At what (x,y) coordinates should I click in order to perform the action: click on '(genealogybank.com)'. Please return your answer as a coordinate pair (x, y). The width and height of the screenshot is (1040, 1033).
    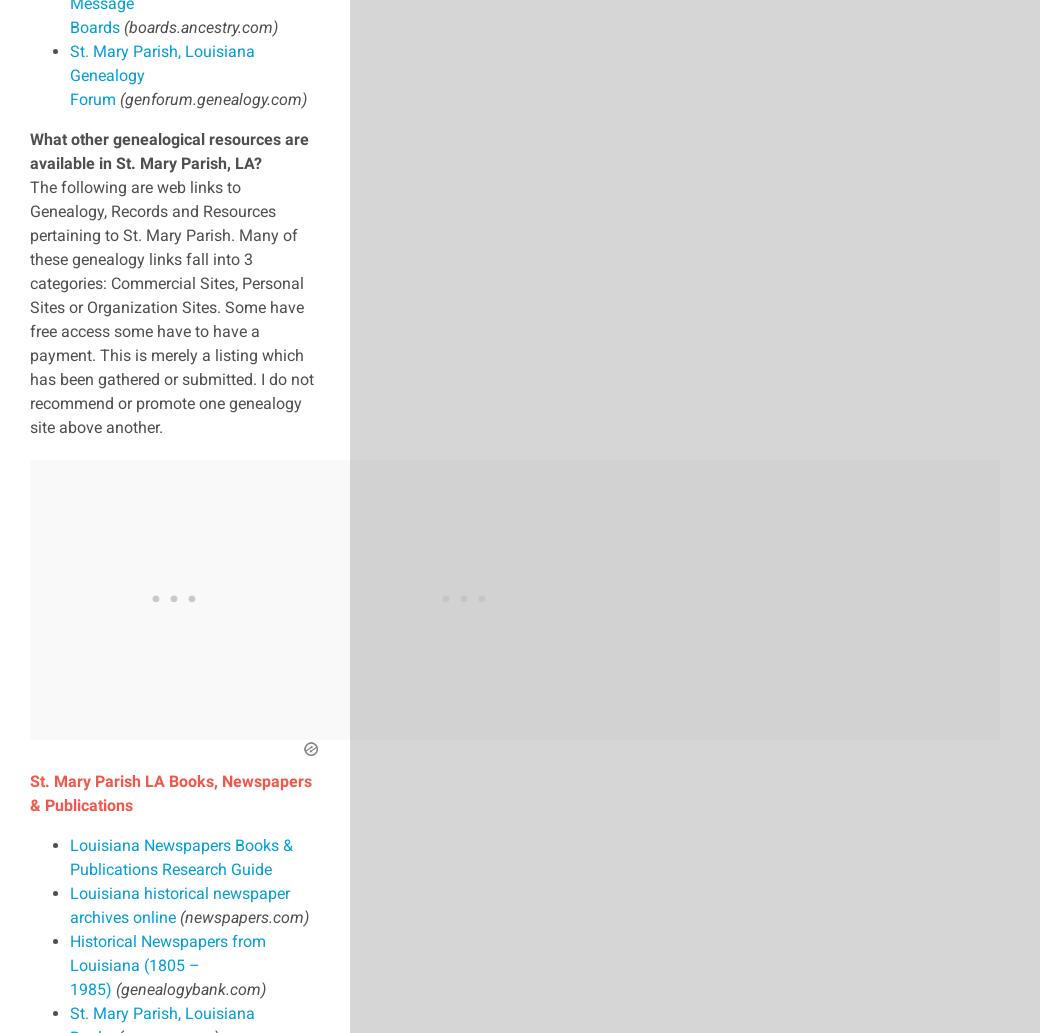
    Looking at the image, I should click on (191, 987).